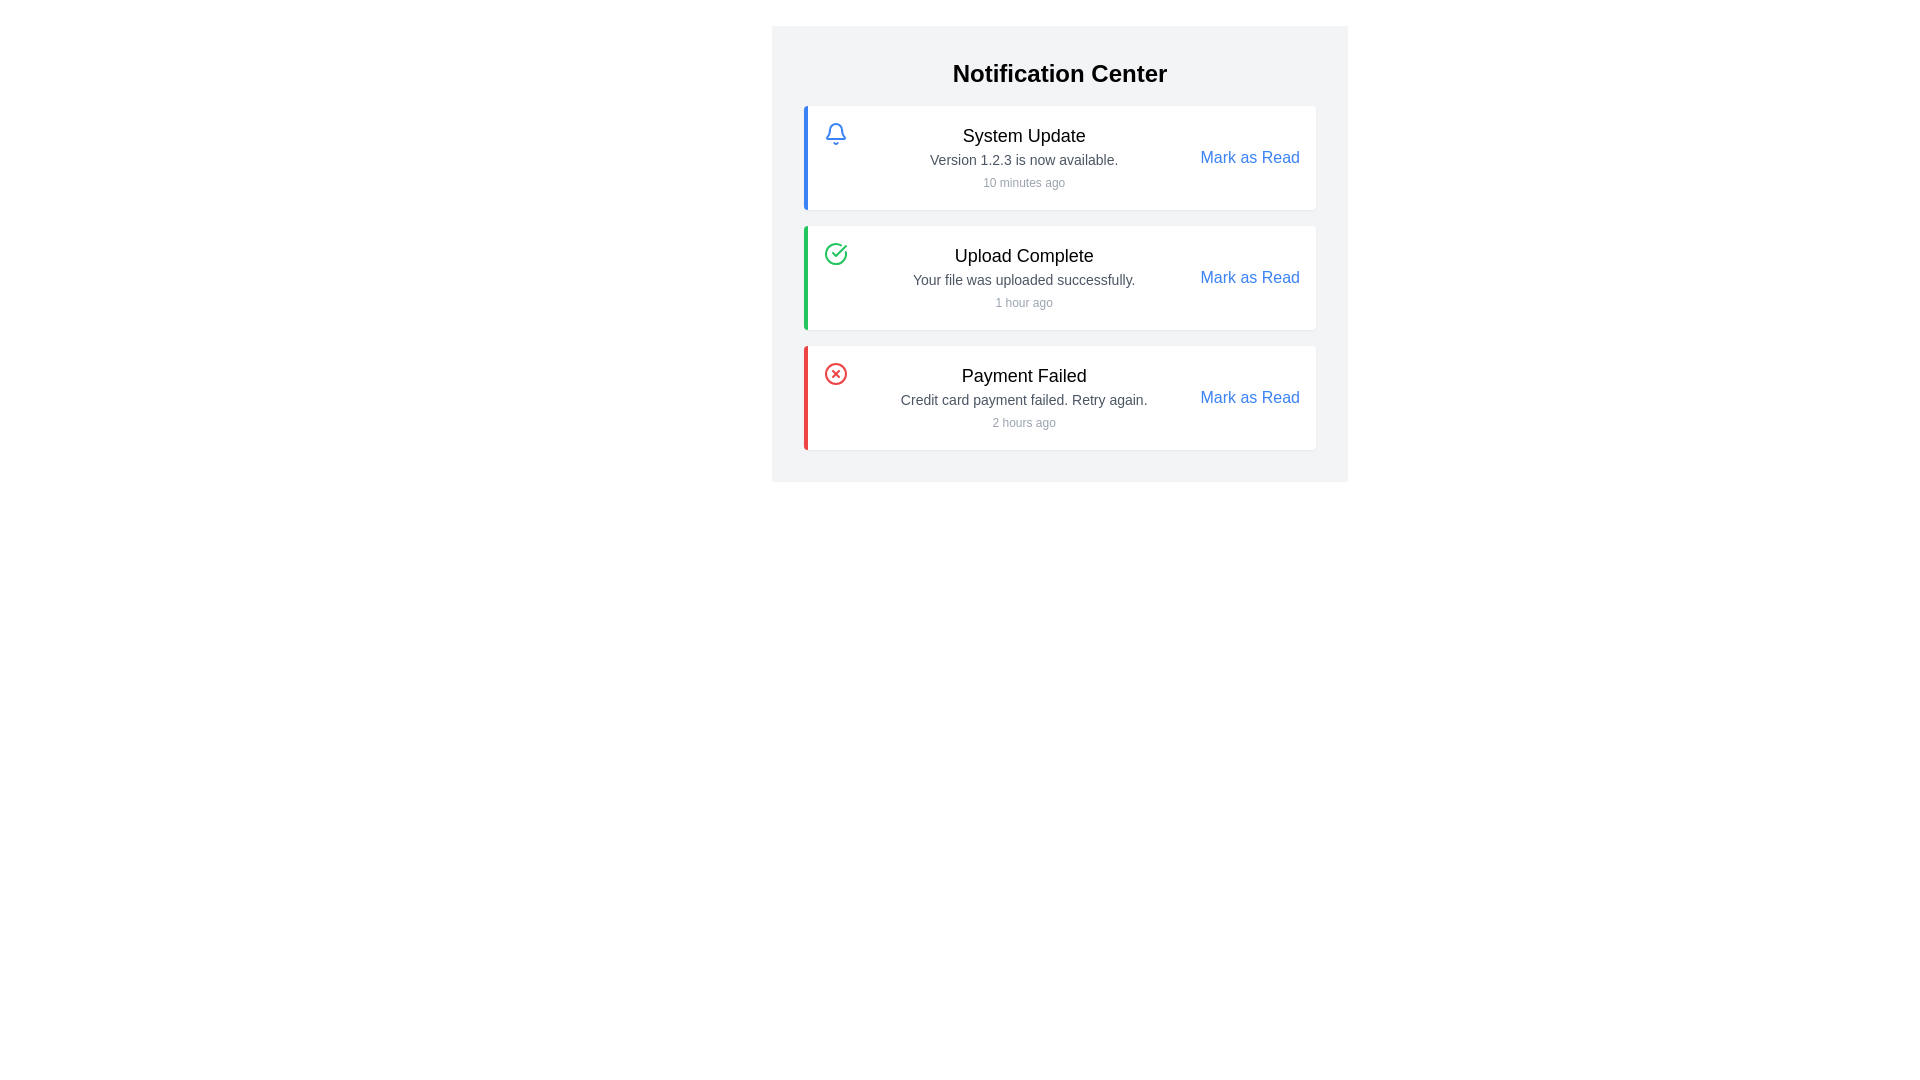 The width and height of the screenshot is (1920, 1080). I want to click on the text label reading '10 minutes ago' which is styled in small gray font and positioned below the primary text 'Version 1.2.3 is now available' in the 'System Update' notification block, so click(1024, 182).